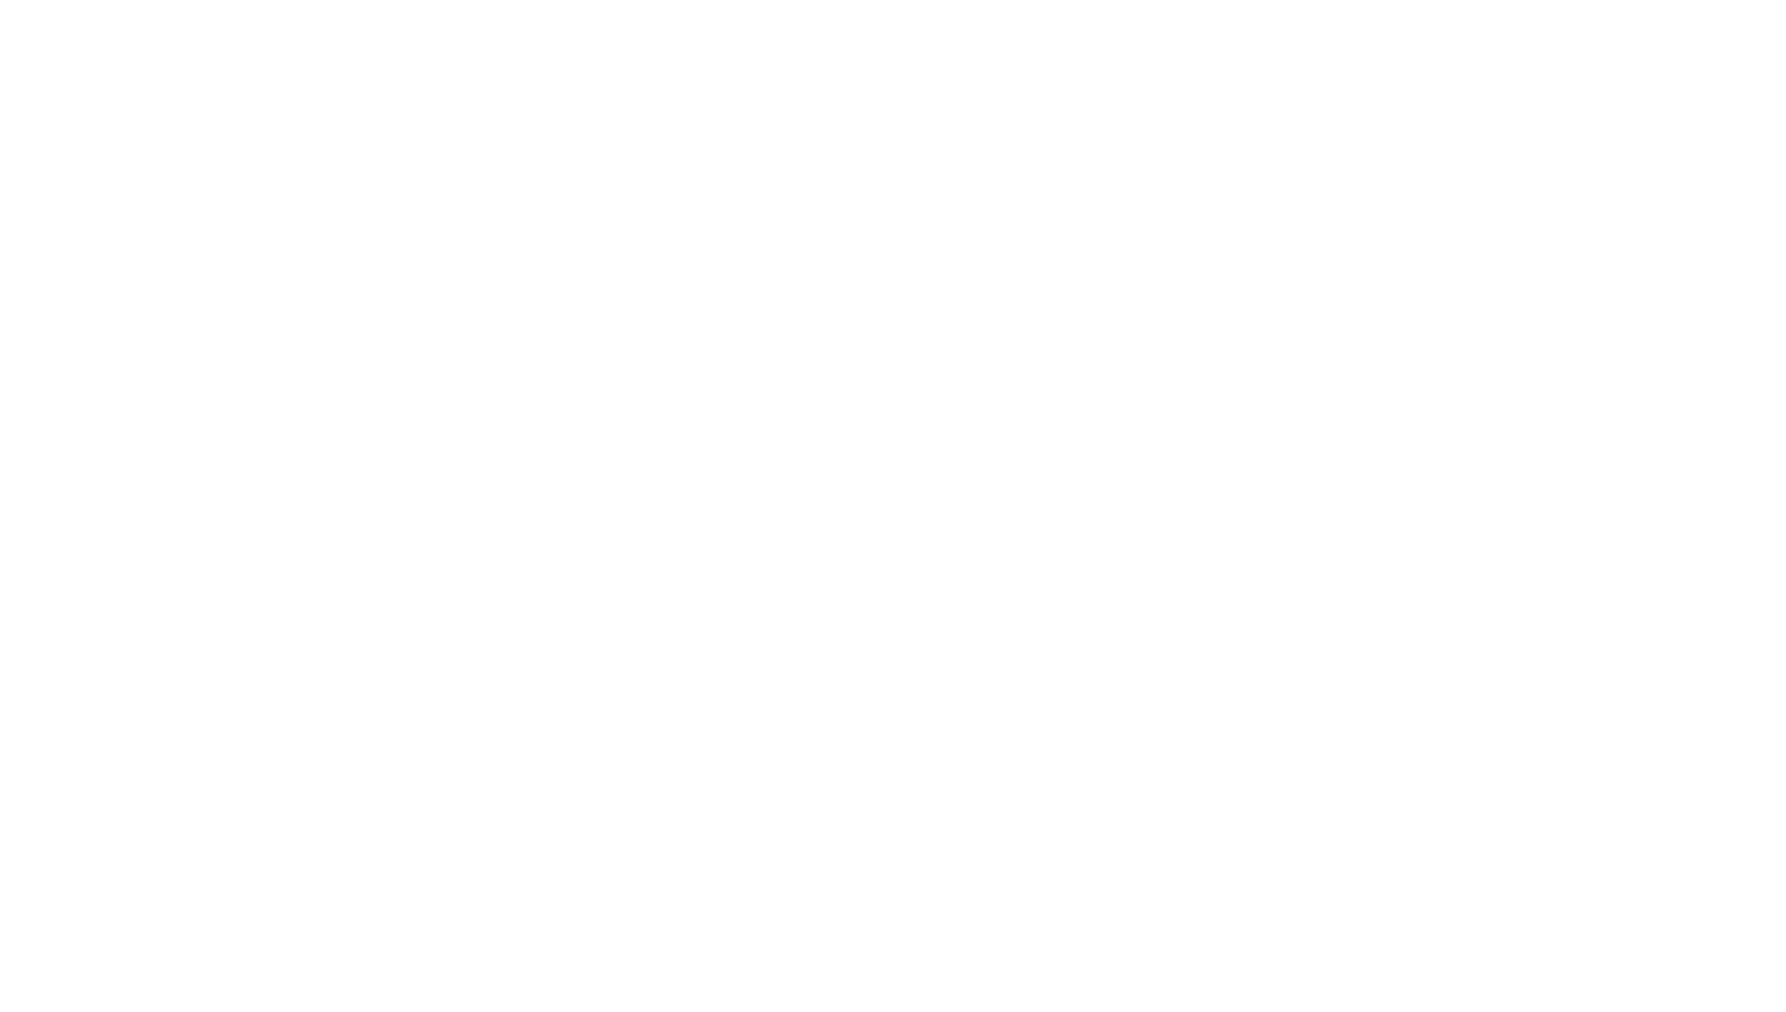 This screenshot has width=1786, height=1012. Describe the element at coordinates (638, 789) in the screenshot. I see `'Microphones'` at that location.